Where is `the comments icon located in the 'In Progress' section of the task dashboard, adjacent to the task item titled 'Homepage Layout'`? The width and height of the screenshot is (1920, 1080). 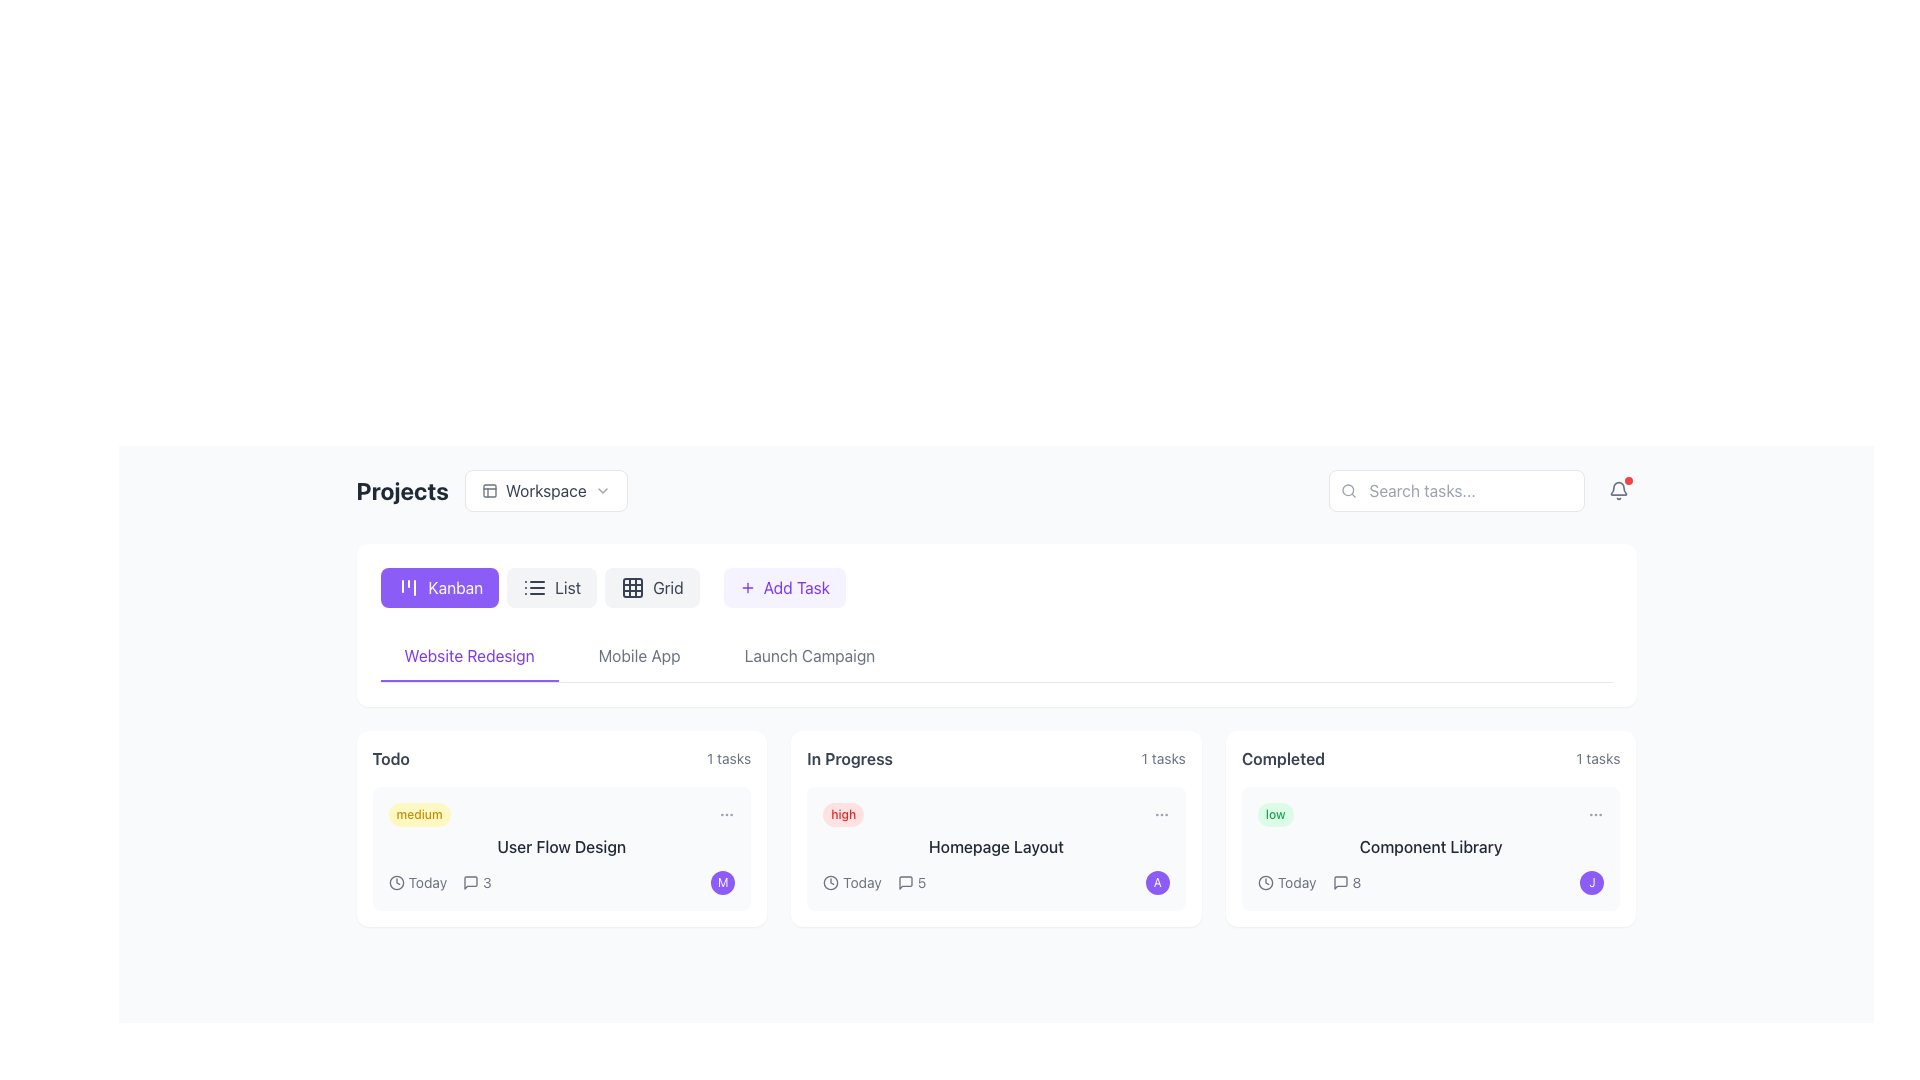 the comments icon located in the 'In Progress' section of the task dashboard, adjacent to the task item titled 'Homepage Layout' is located at coordinates (904, 882).